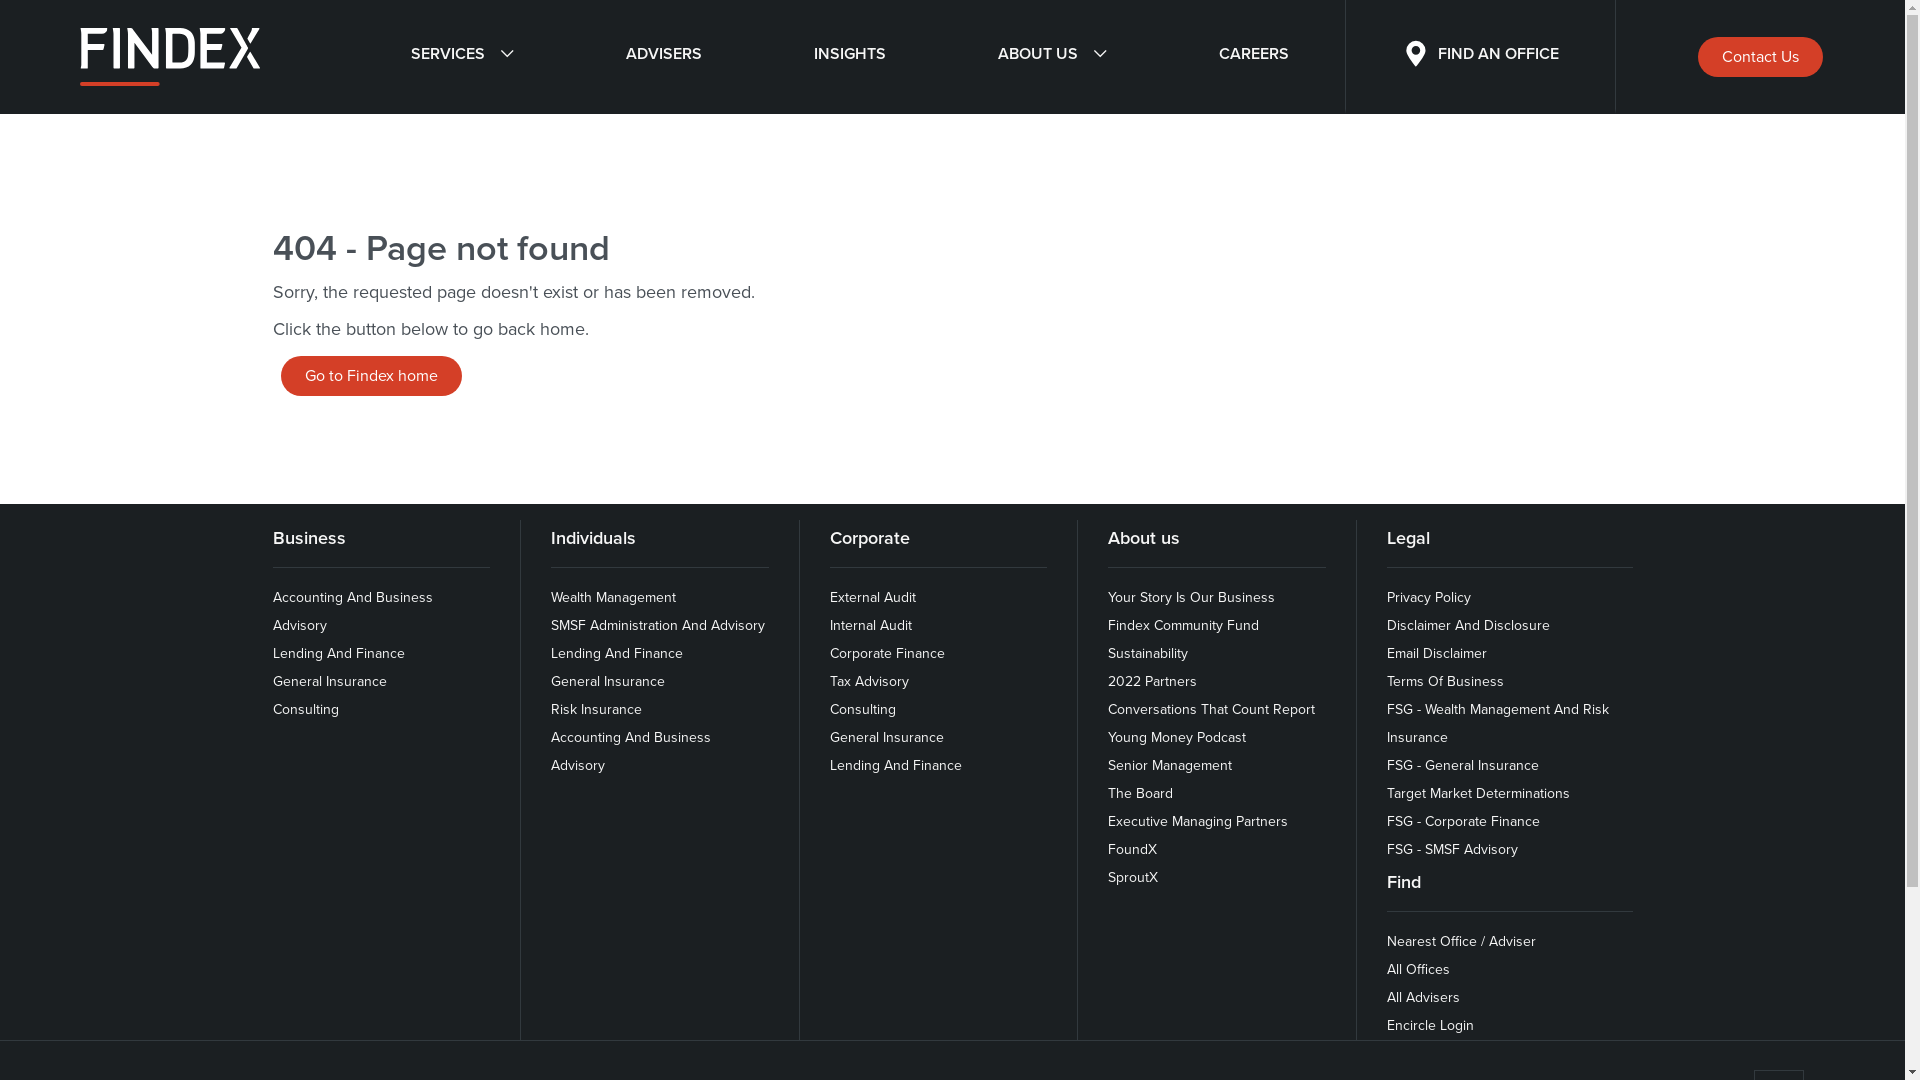  What do you see at coordinates (1461, 941) in the screenshot?
I see `'Nearest Office / Adviser'` at bounding box center [1461, 941].